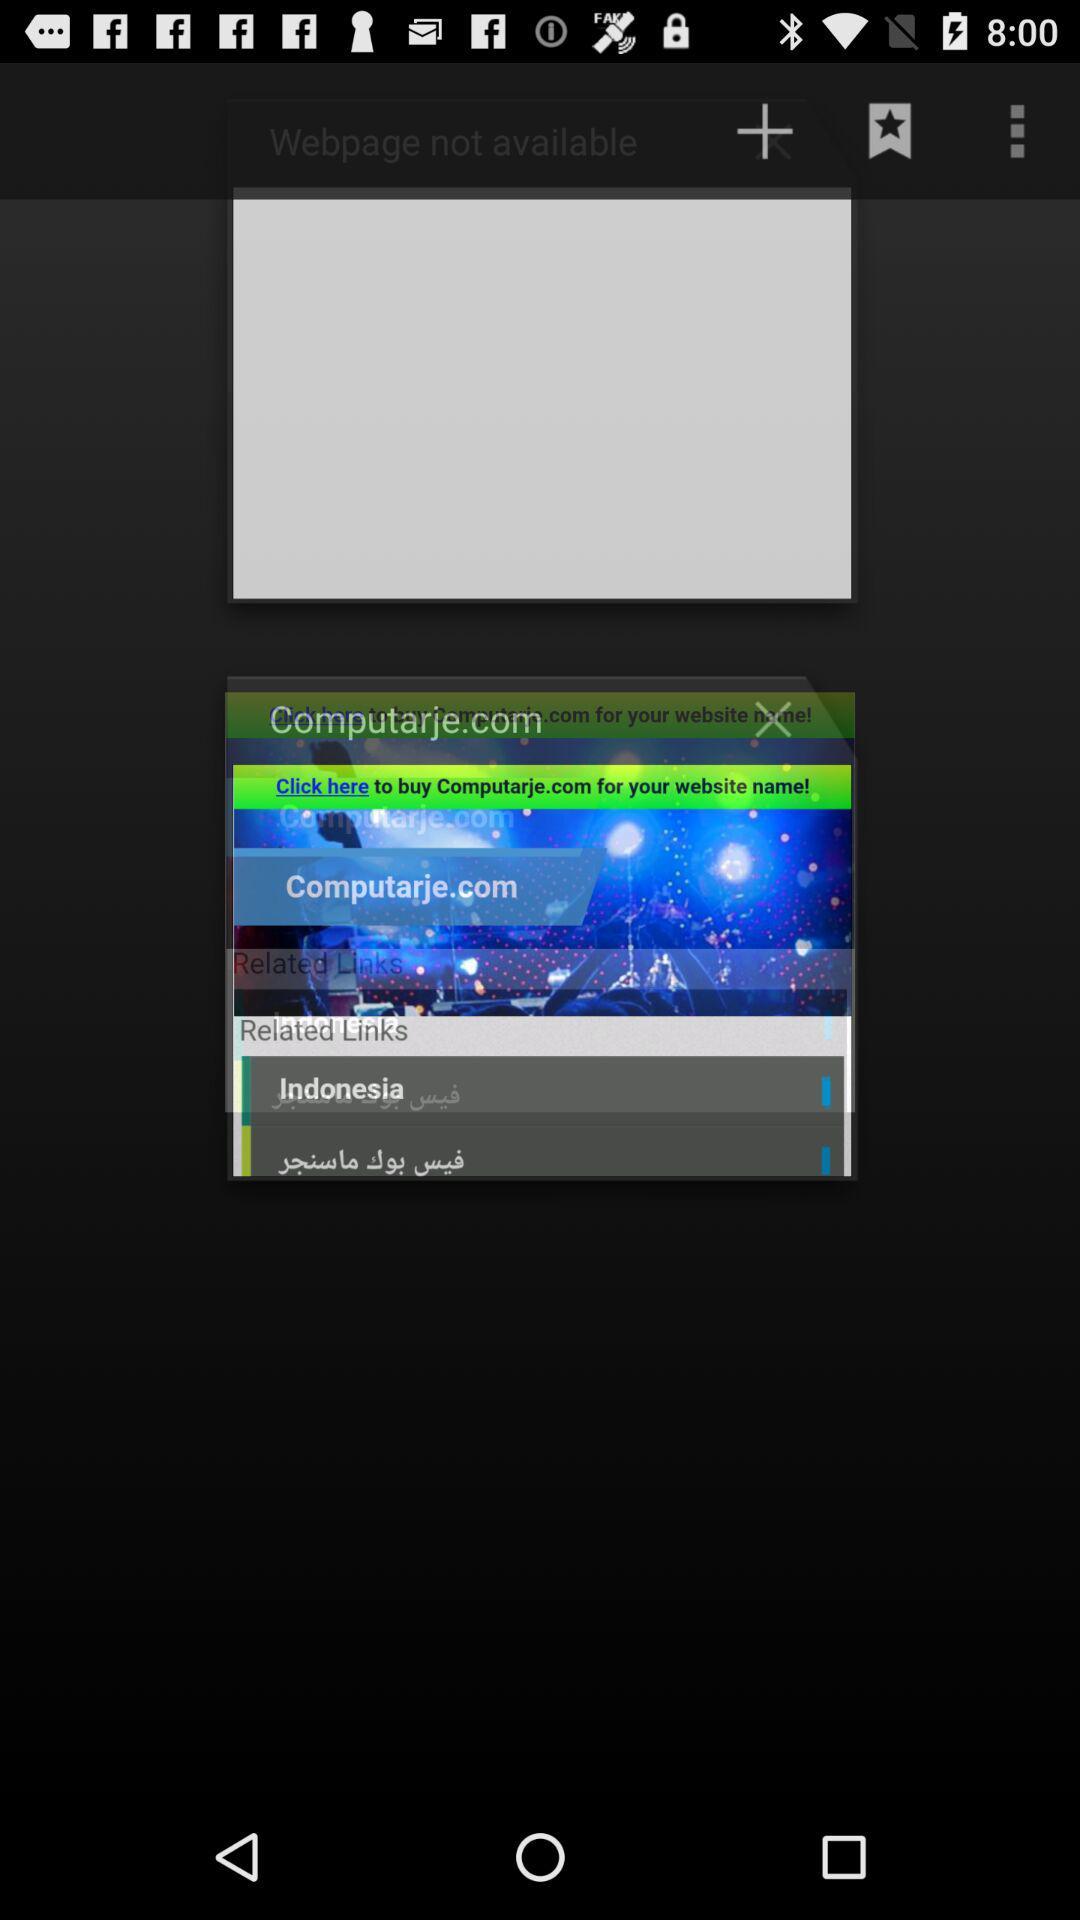 The image size is (1080, 1920). What do you see at coordinates (782, 767) in the screenshot?
I see `the close icon` at bounding box center [782, 767].